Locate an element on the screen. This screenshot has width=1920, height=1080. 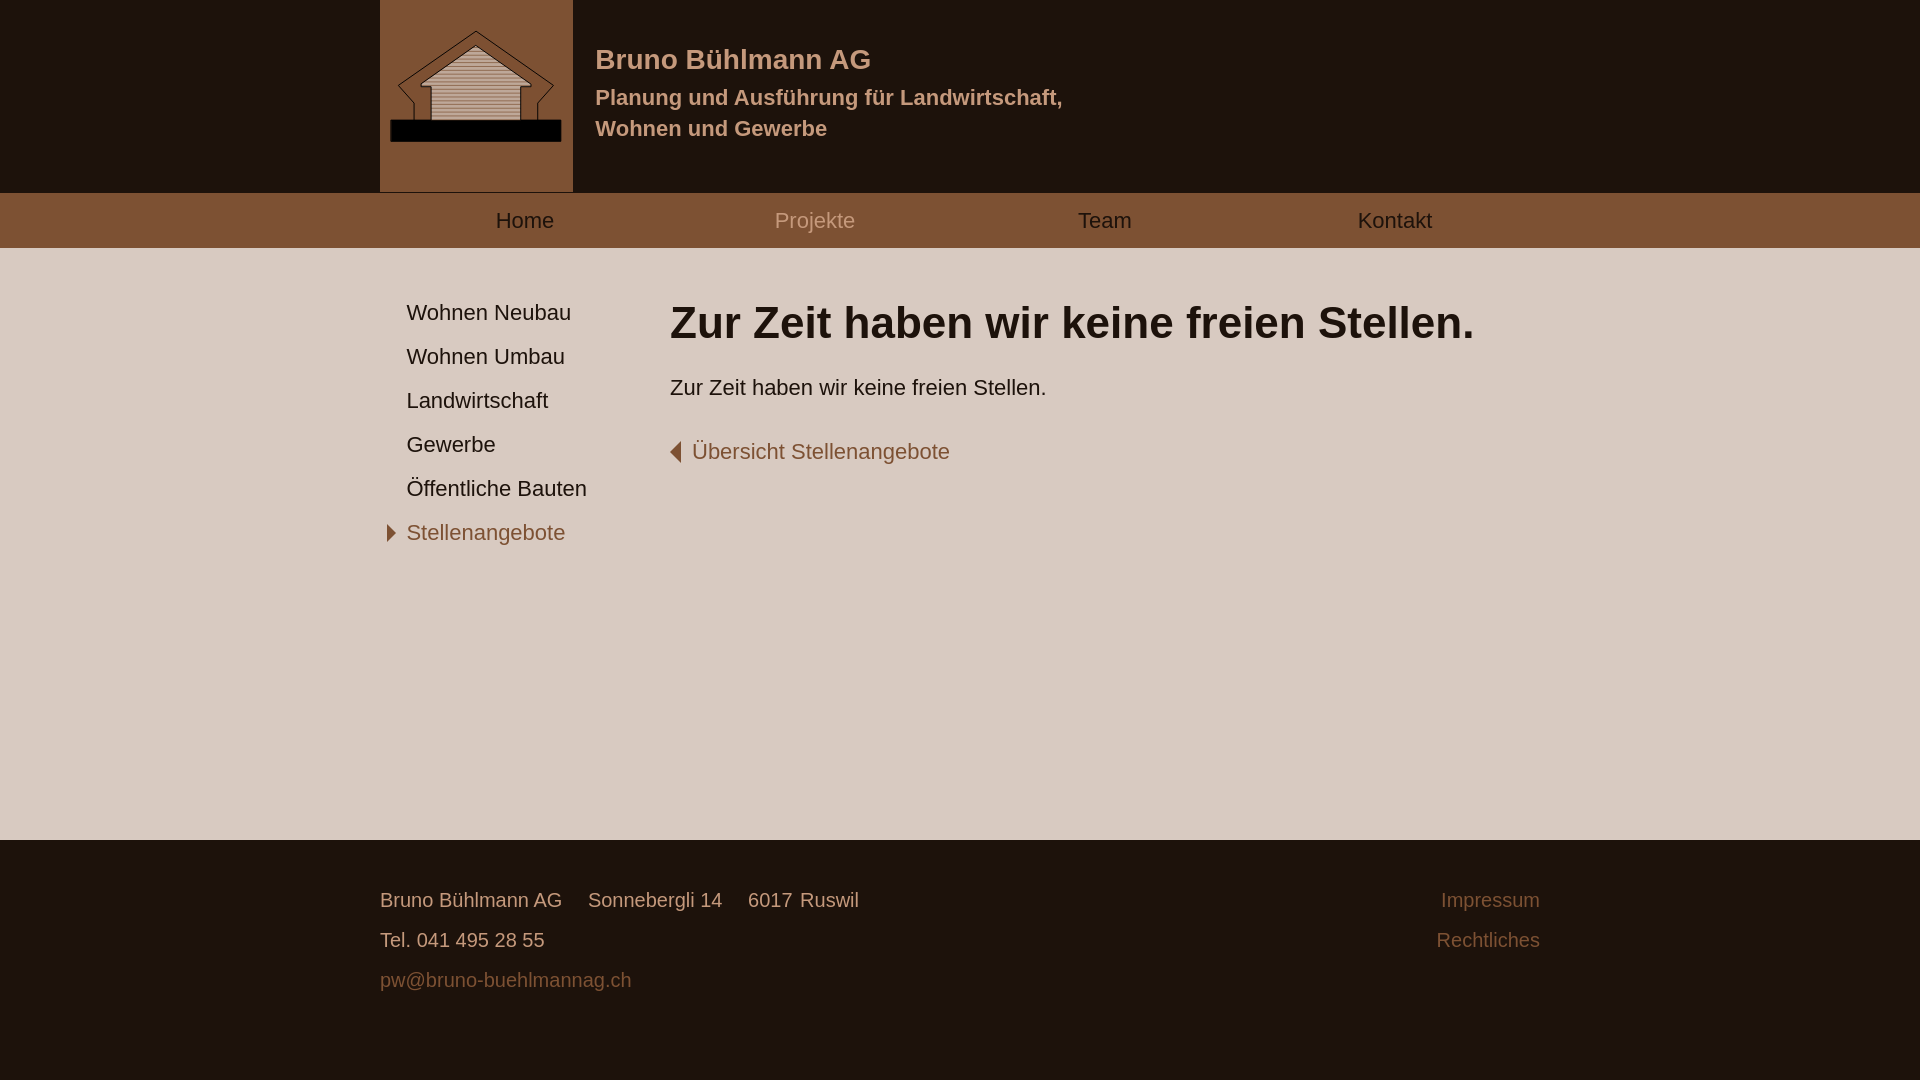
'Landwirtschaft' is located at coordinates (524, 401).